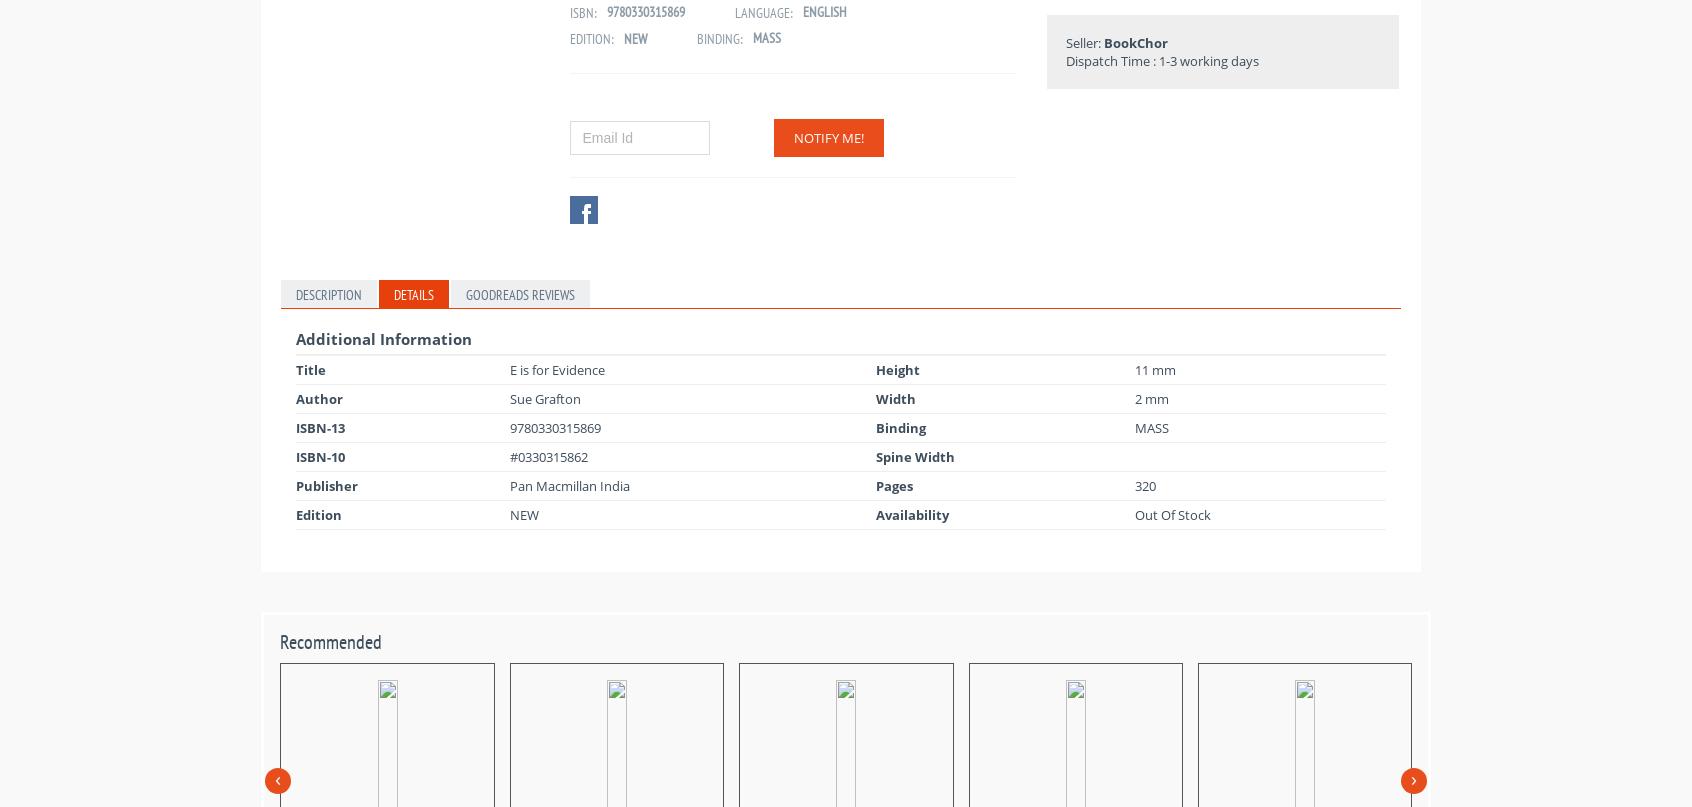 The width and height of the screenshot is (1692, 807). Describe the element at coordinates (329, 640) in the screenshot. I see `'Recommended'` at that location.